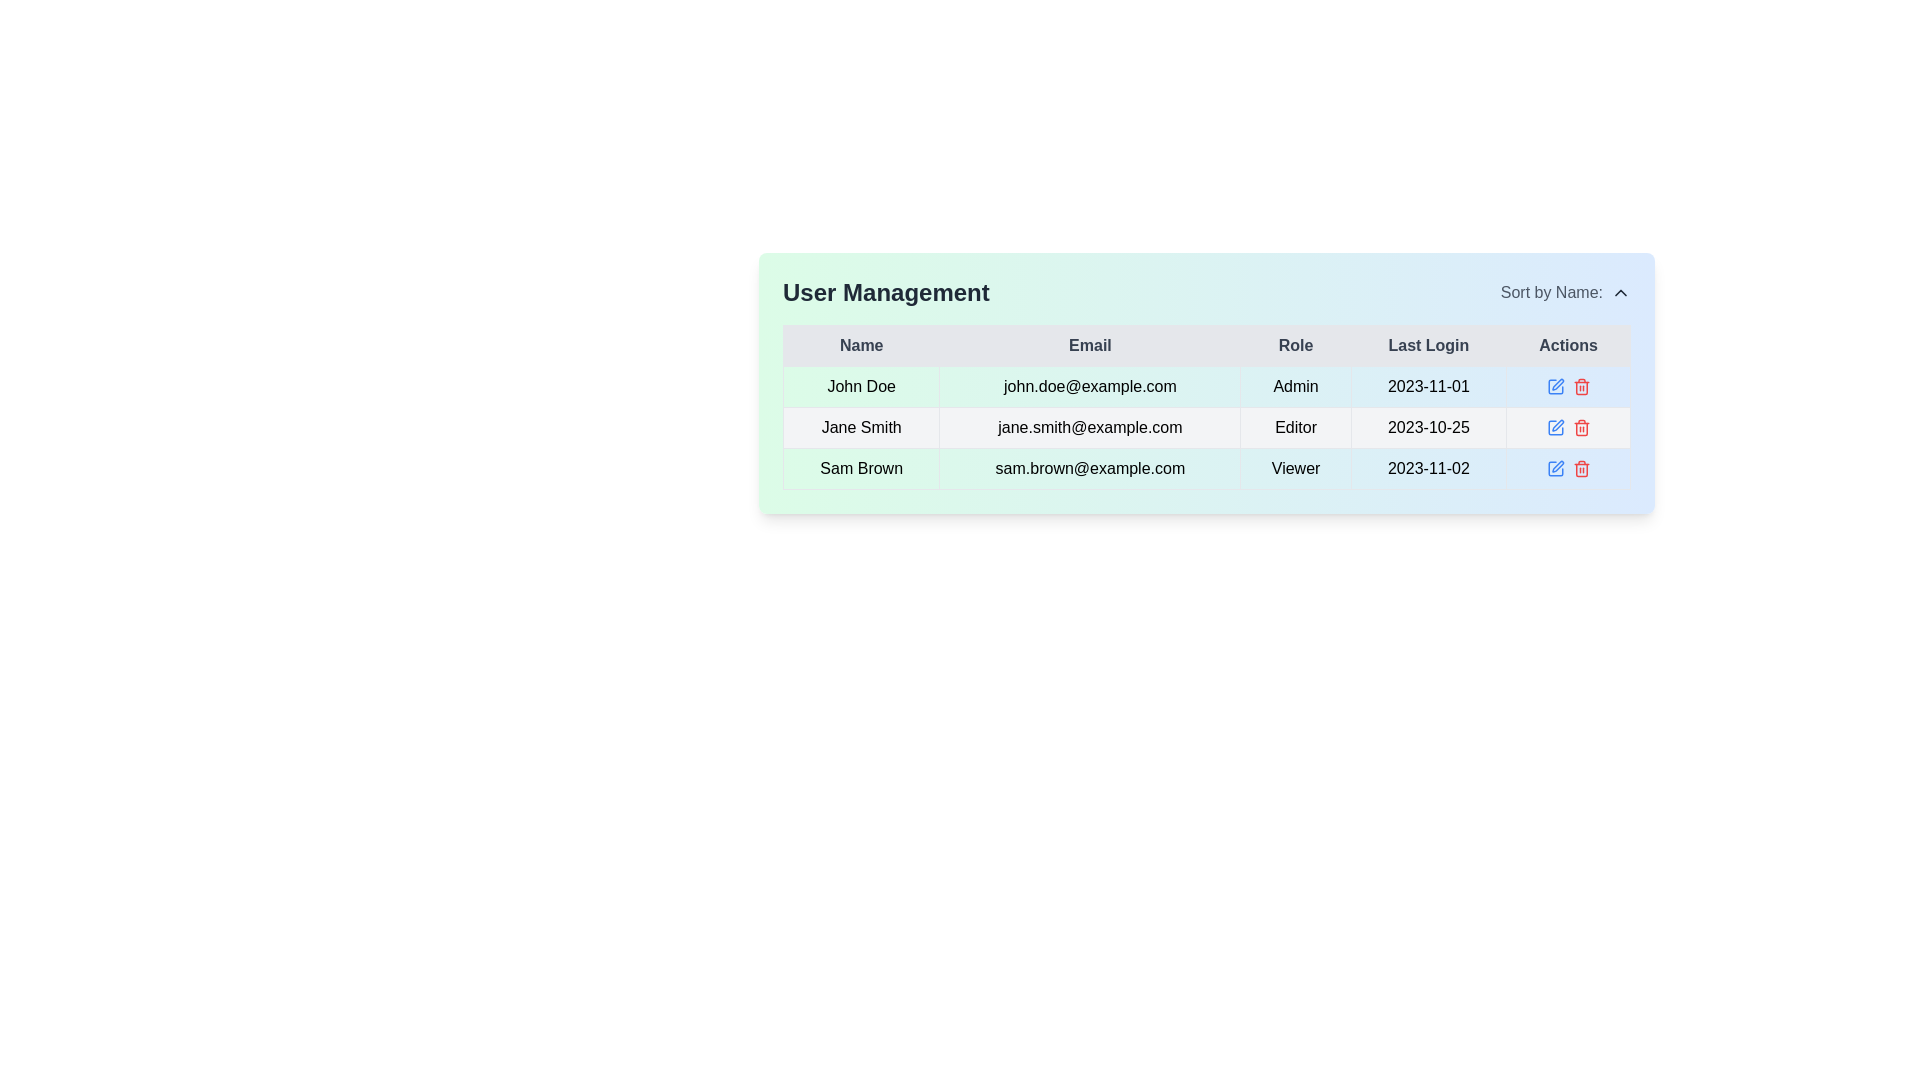  Describe the element at coordinates (861, 345) in the screenshot. I see `the 'Name' Table Column Header, which is the first column header in the 'User Management' section, styled with gray text in a bold font` at that location.